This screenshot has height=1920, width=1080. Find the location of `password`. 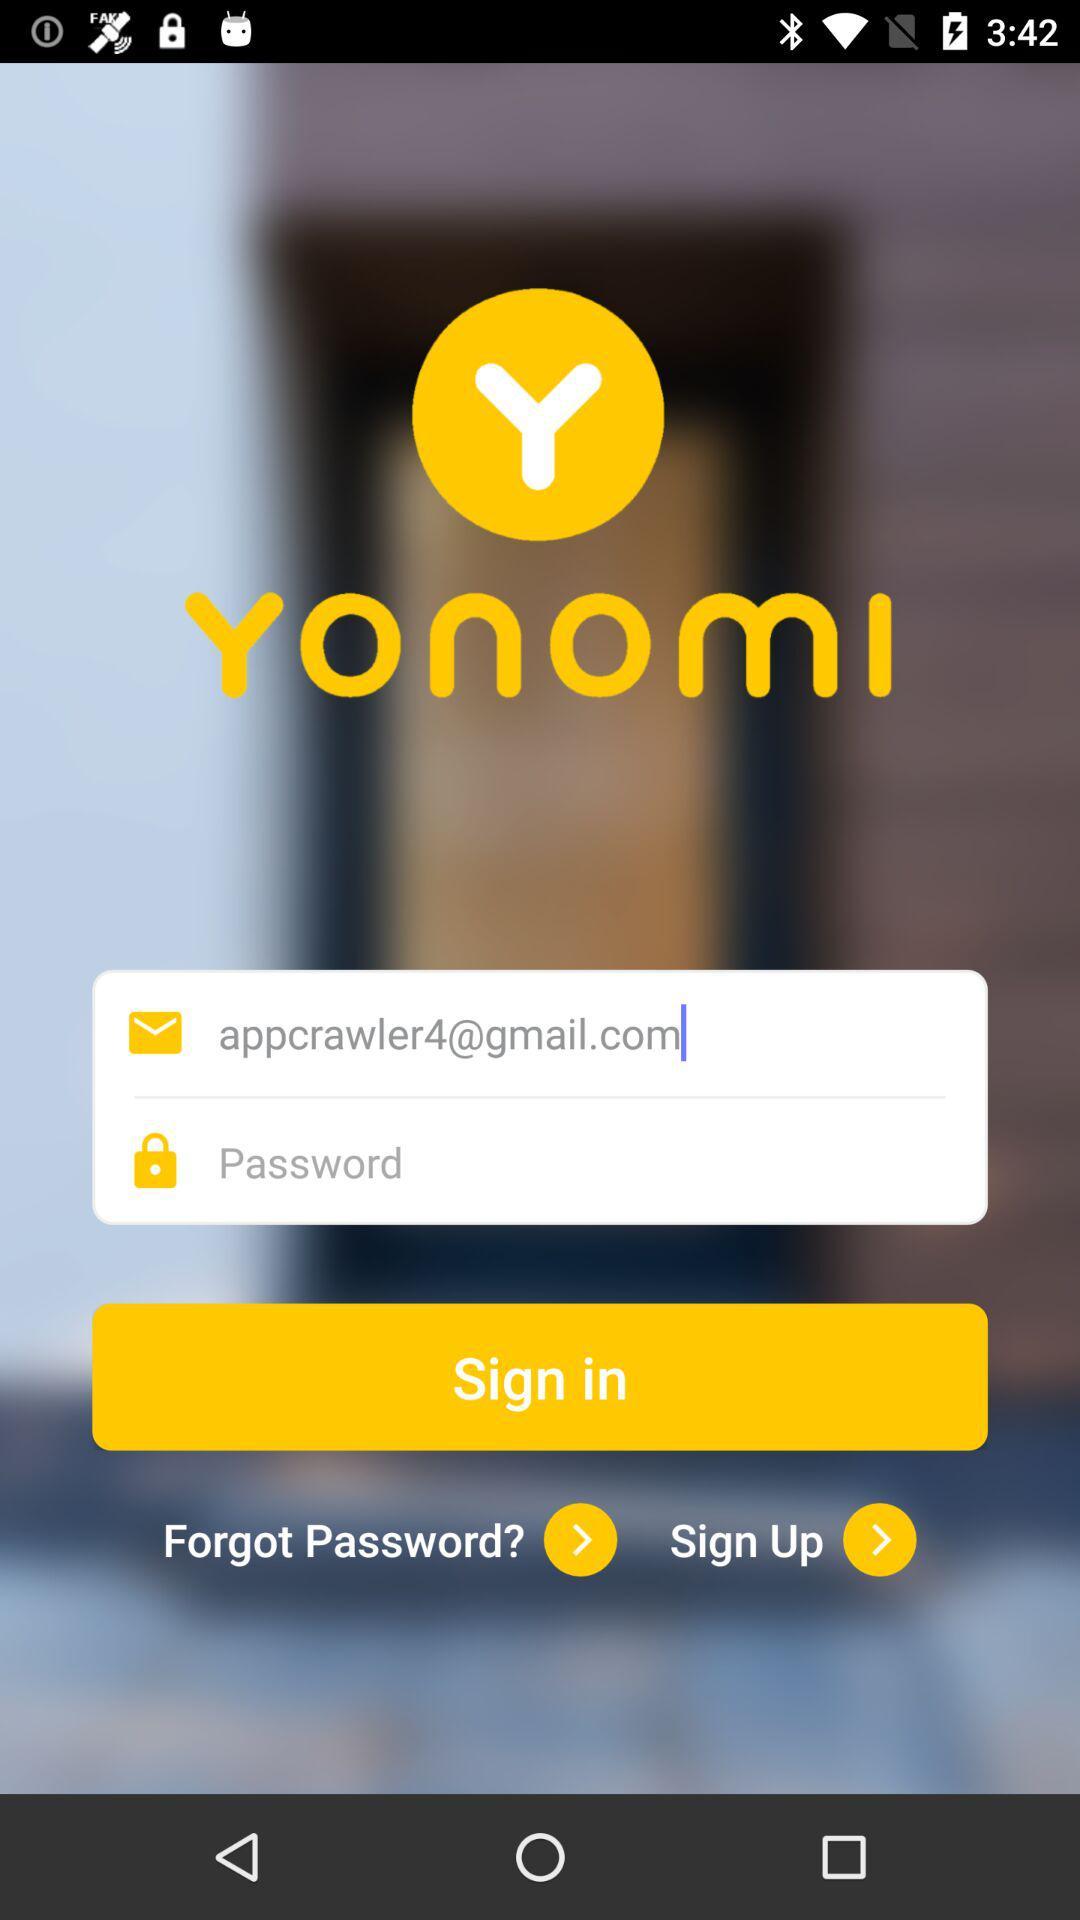

password is located at coordinates (601, 1161).